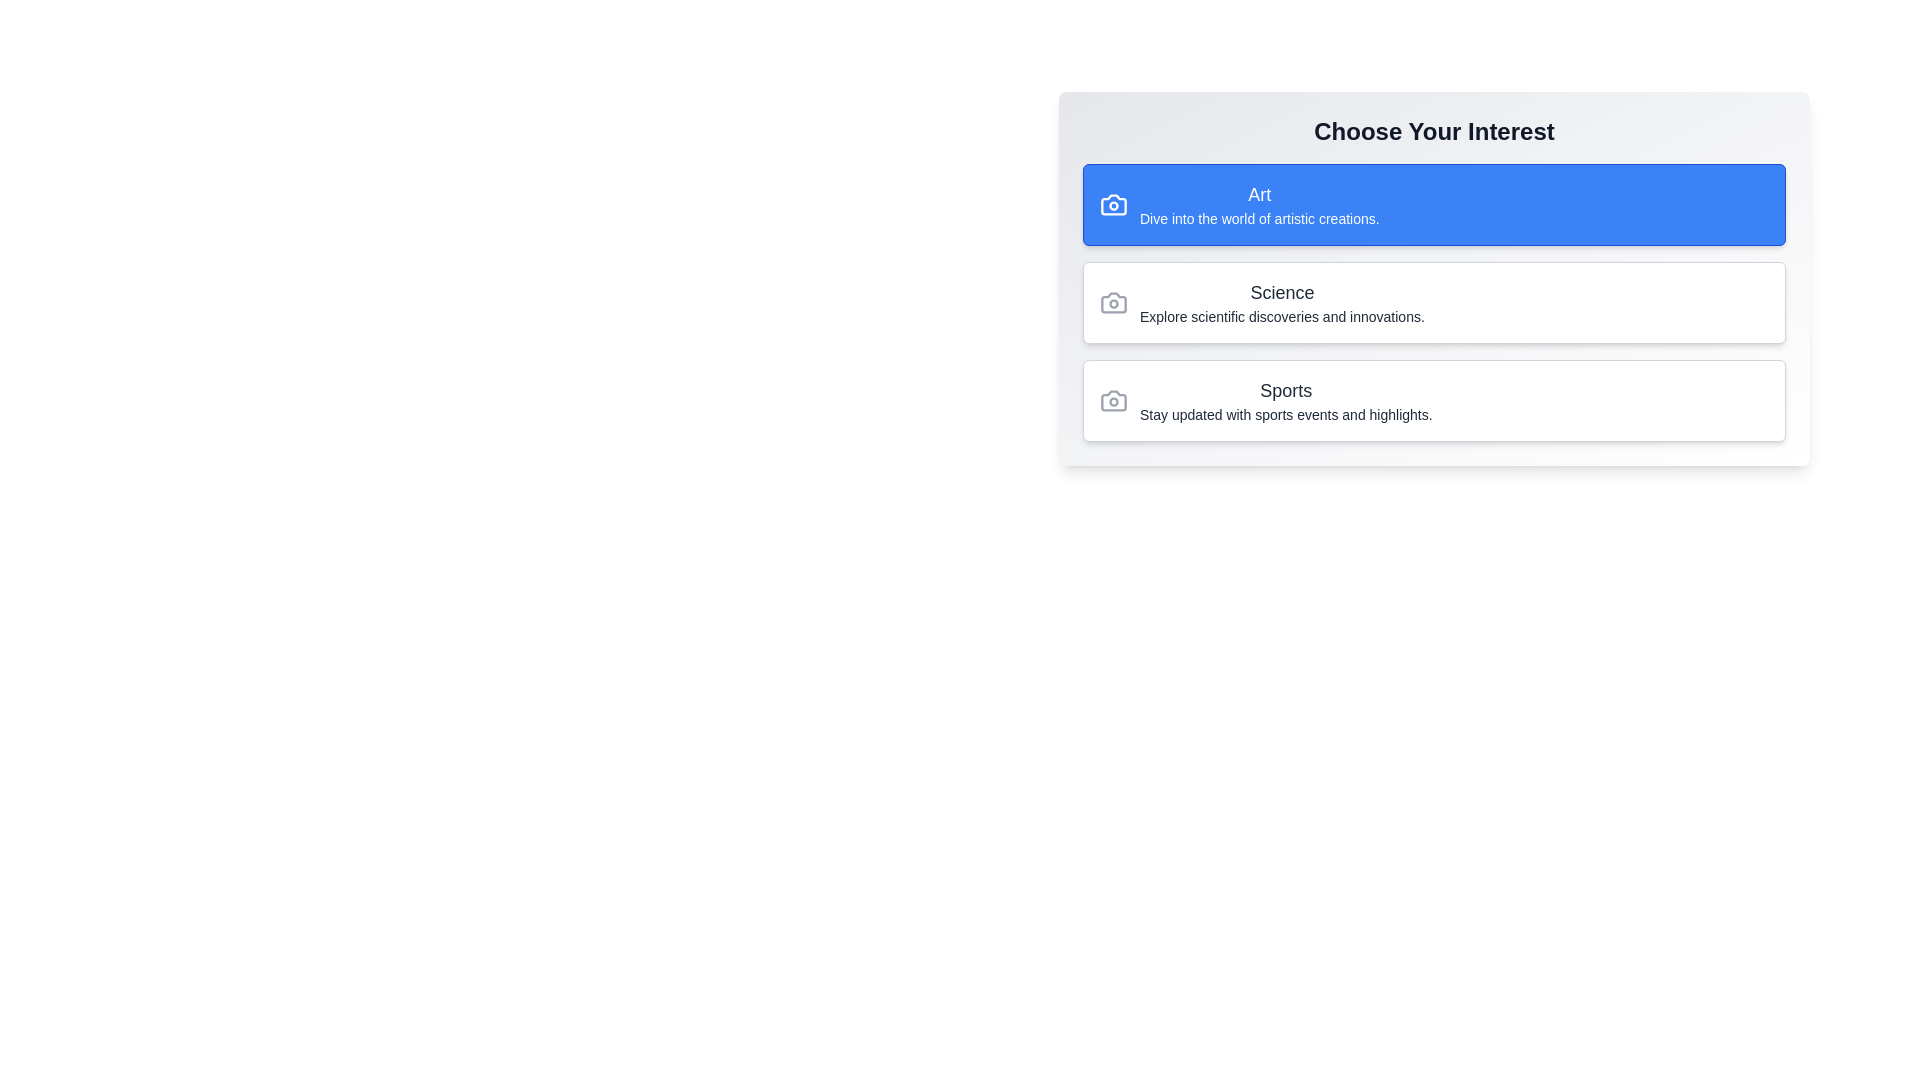  Describe the element at coordinates (1433, 131) in the screenshot. I see `the bold header text label that reads 'Choose Your Interest', which is located at the very top of the menu interface and serves as the title above the selectable options` at that location.